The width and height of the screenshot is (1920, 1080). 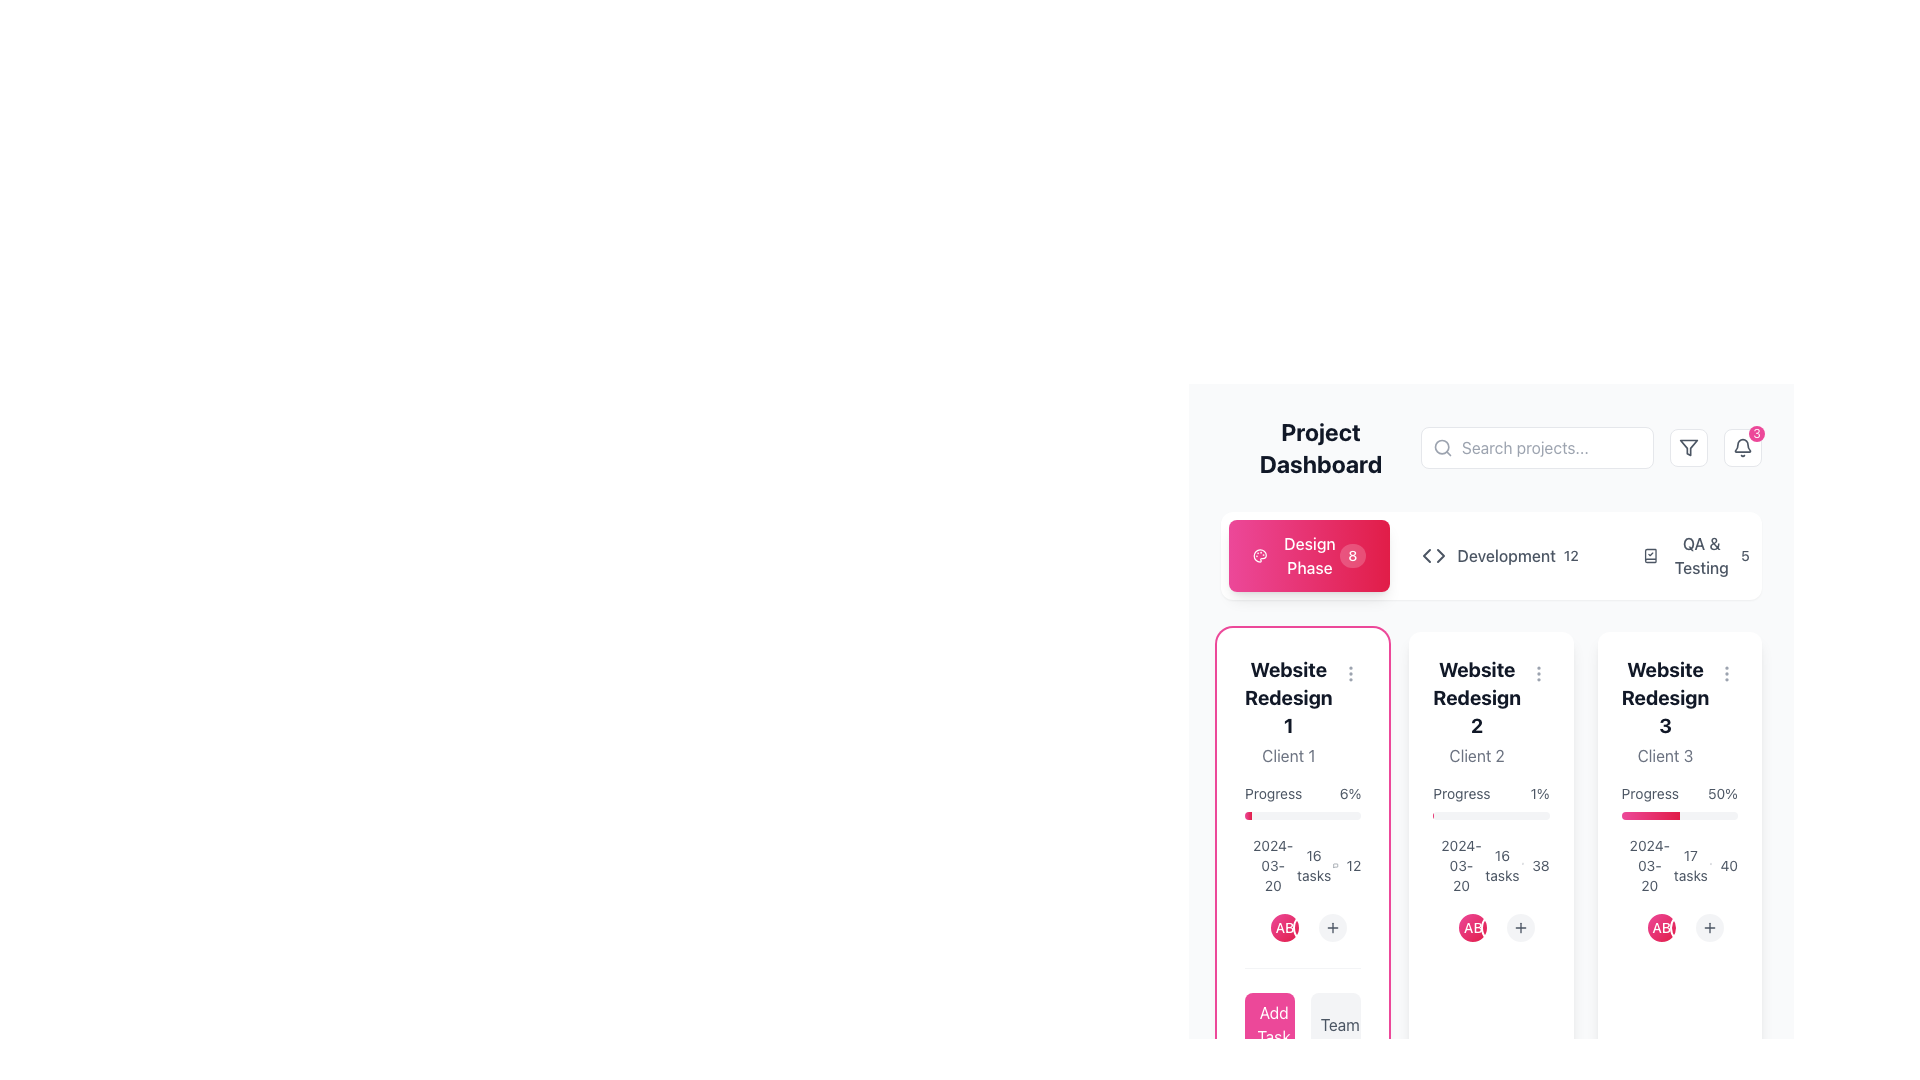 What do you see at coordinates (1650, 816) in the screenshot?
I see `the ProgressIndicator, which is a horizontal progress bar segment with a gradient from pink to rose, representing the completion level of the 'Website Redesign 3' card in the 'Project Dashboard'` at bounding box center [1650, 816].